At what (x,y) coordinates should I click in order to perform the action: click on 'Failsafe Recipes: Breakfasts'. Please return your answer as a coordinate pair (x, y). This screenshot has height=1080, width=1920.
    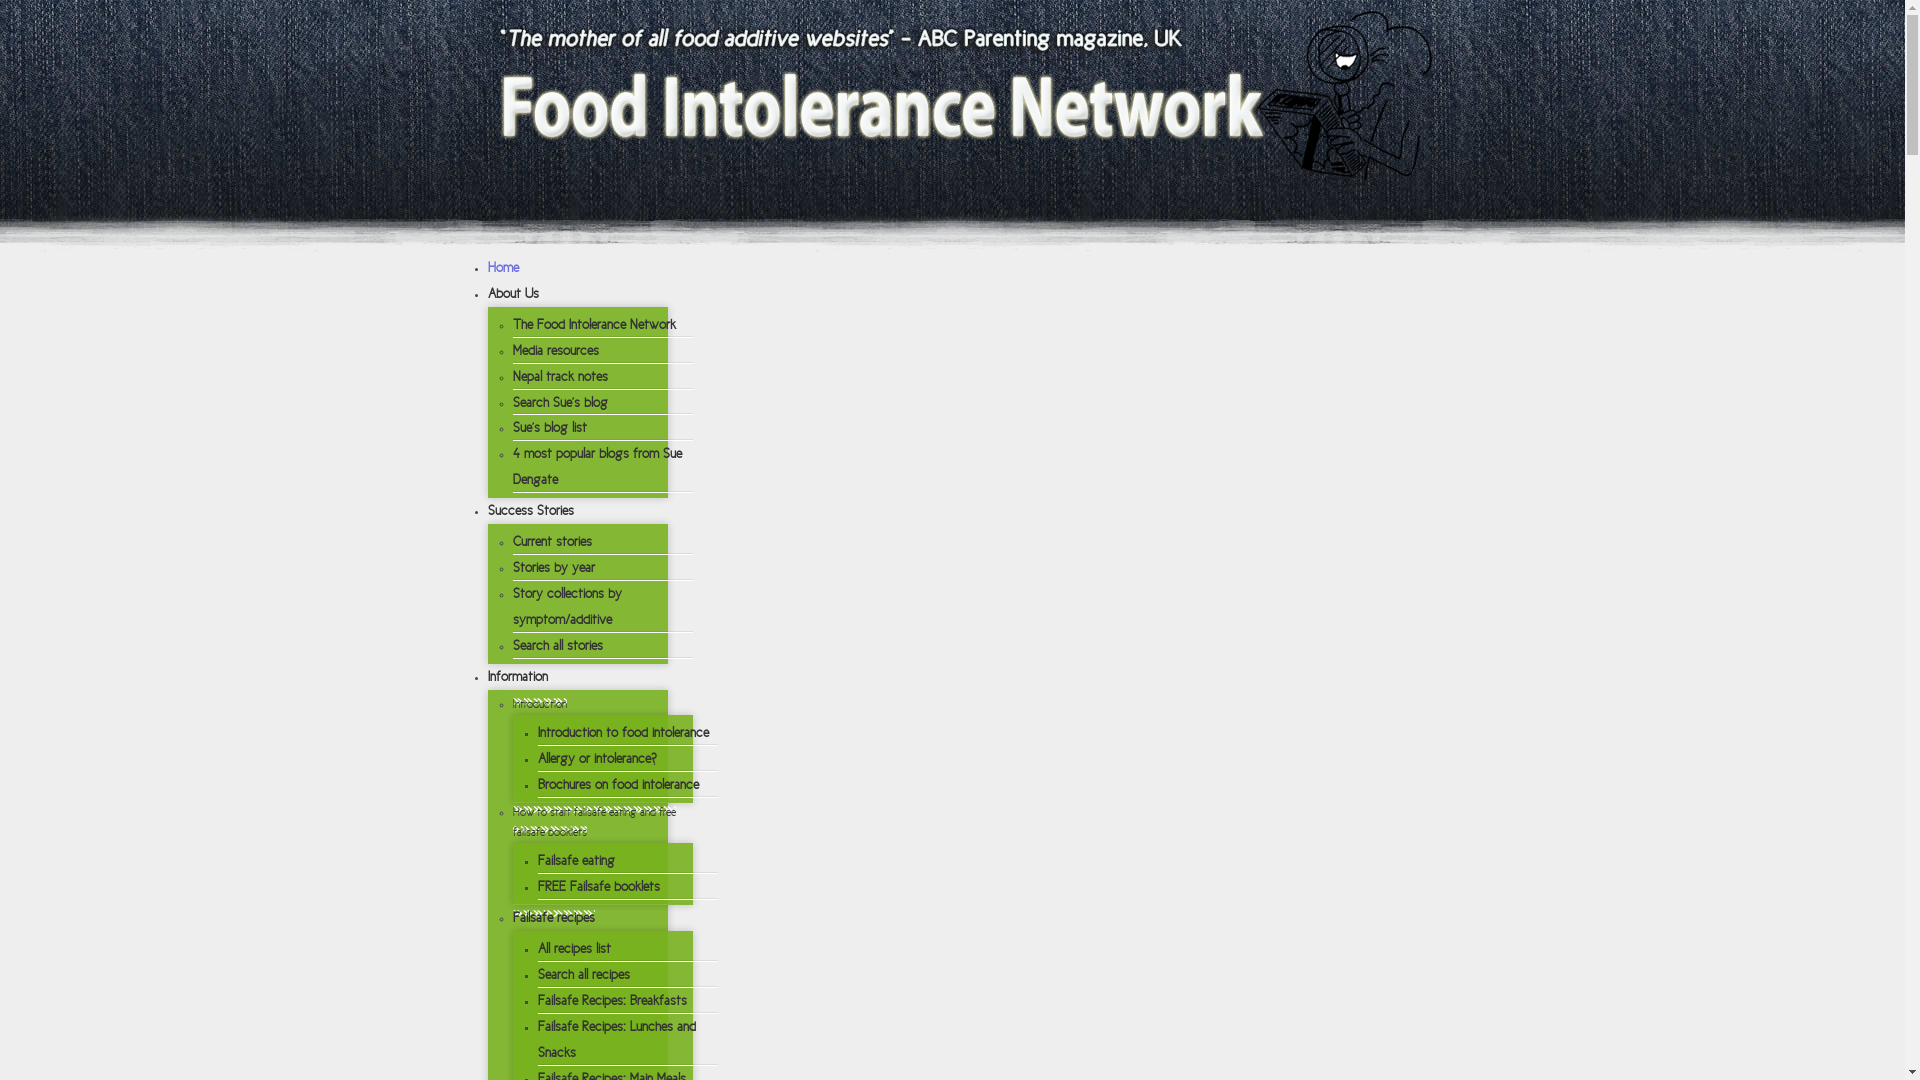
    Looking at the image, I should click on (537, 1000).